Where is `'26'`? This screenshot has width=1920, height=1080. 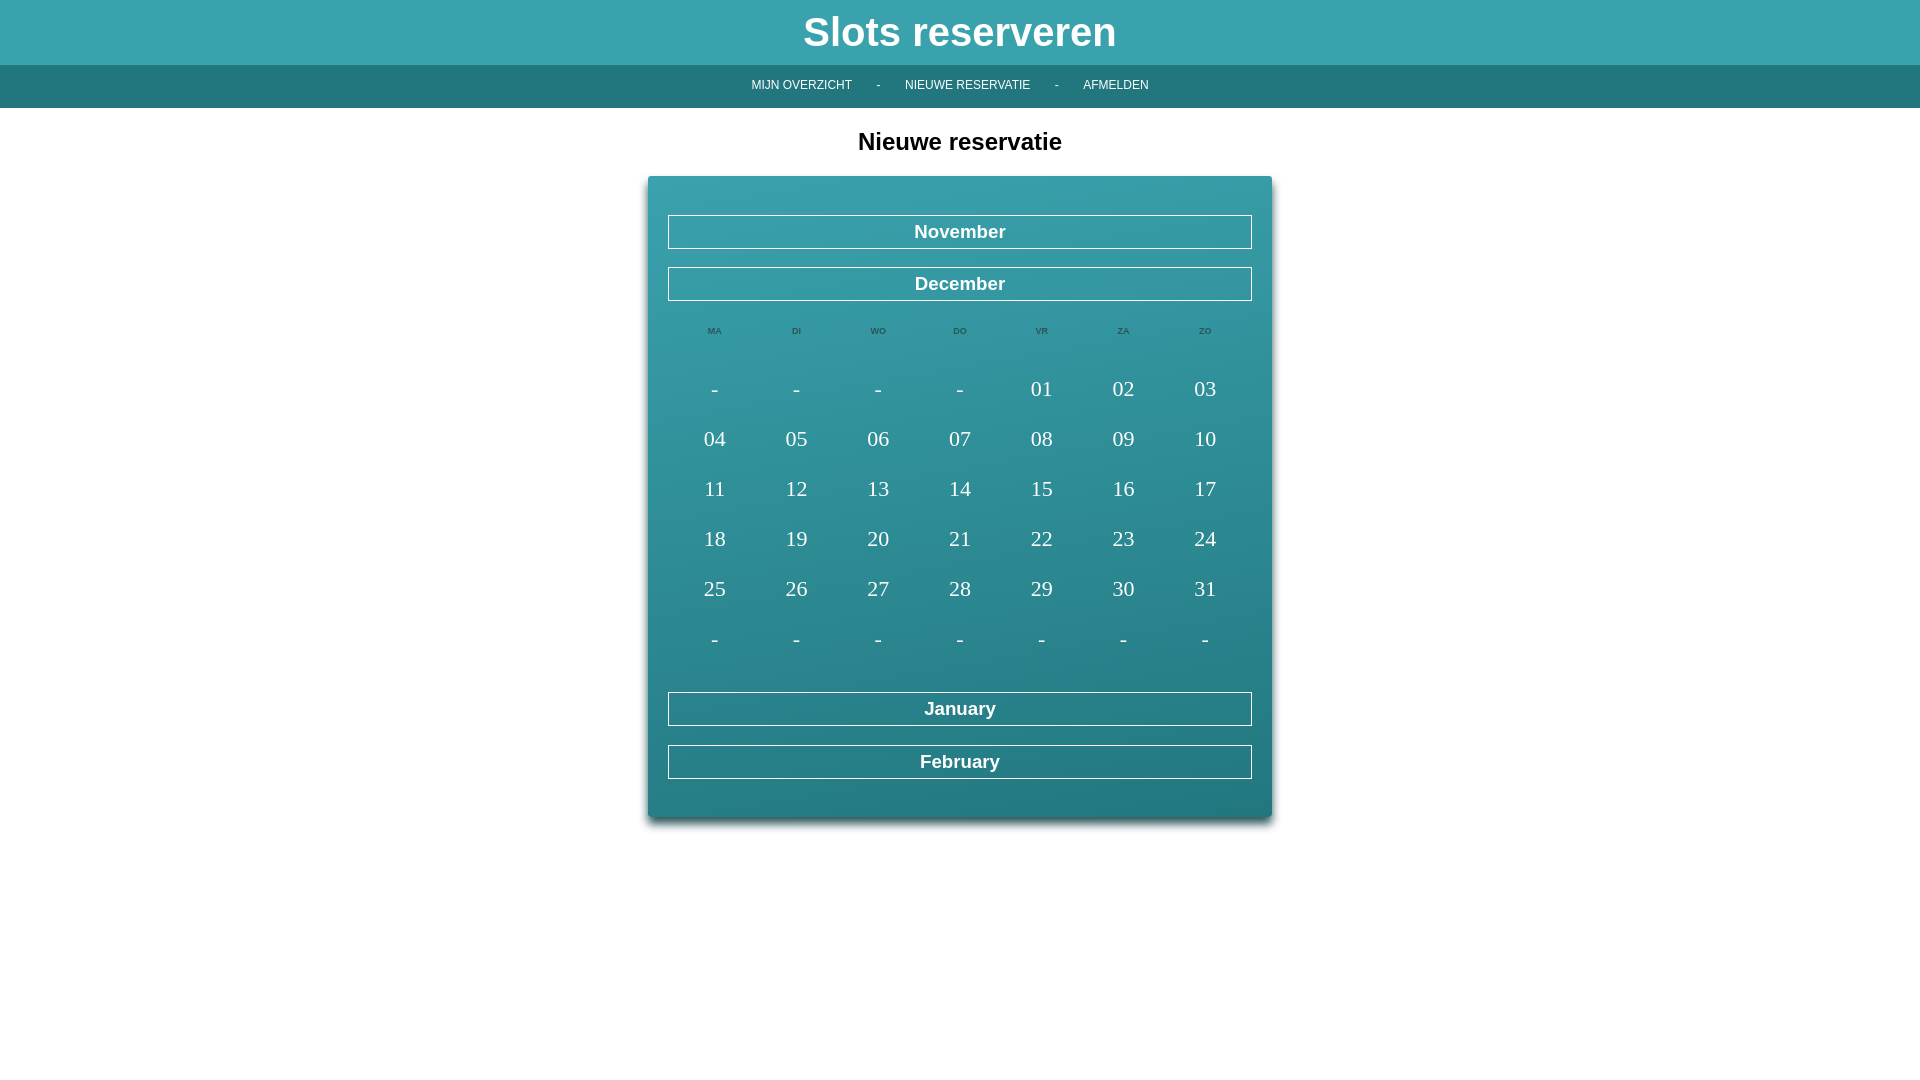 '26' is located at coordinates (795, 589).